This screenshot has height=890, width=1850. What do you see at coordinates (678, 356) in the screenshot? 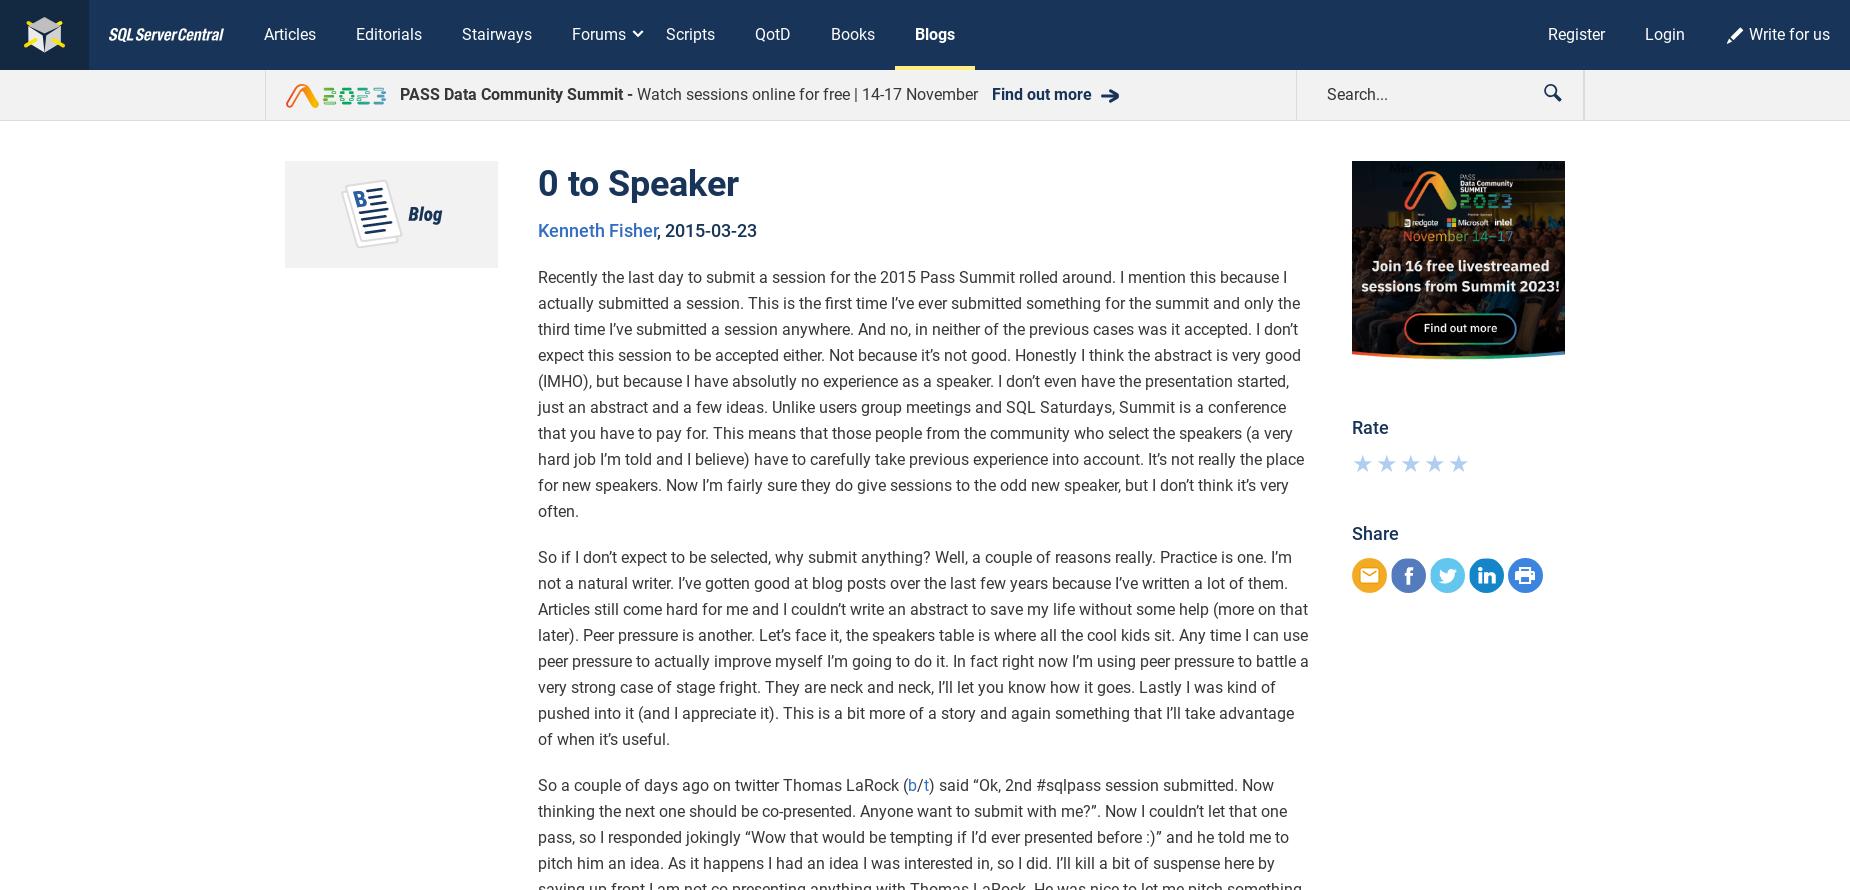
I see `'speaking'` at bounding box center [678, 356].